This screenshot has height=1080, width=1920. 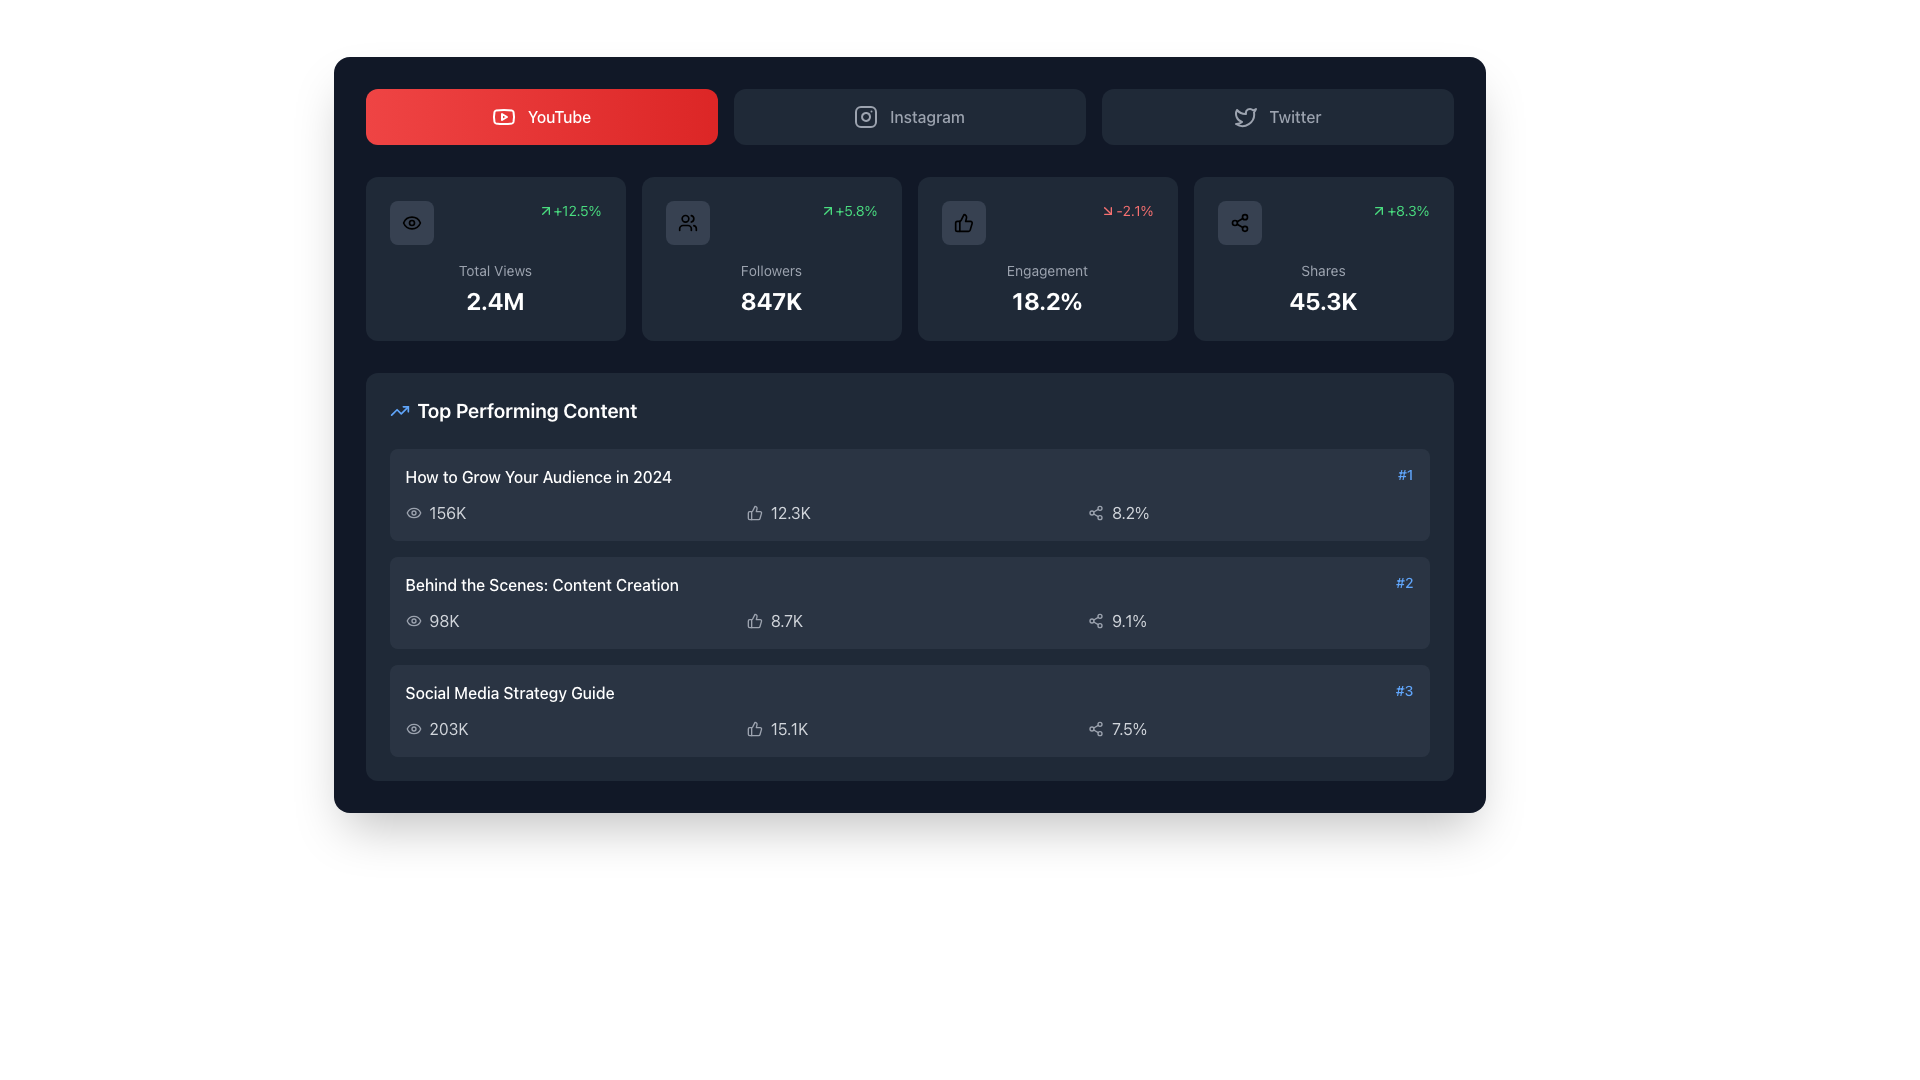 I want to click on the metric display element indicating engagement for 'How to Grow Your Audience in 2024', located in the 'Top Performing Content' section, specifically in the second column between '156K' and '8.2%', so click(x=908, y=512).